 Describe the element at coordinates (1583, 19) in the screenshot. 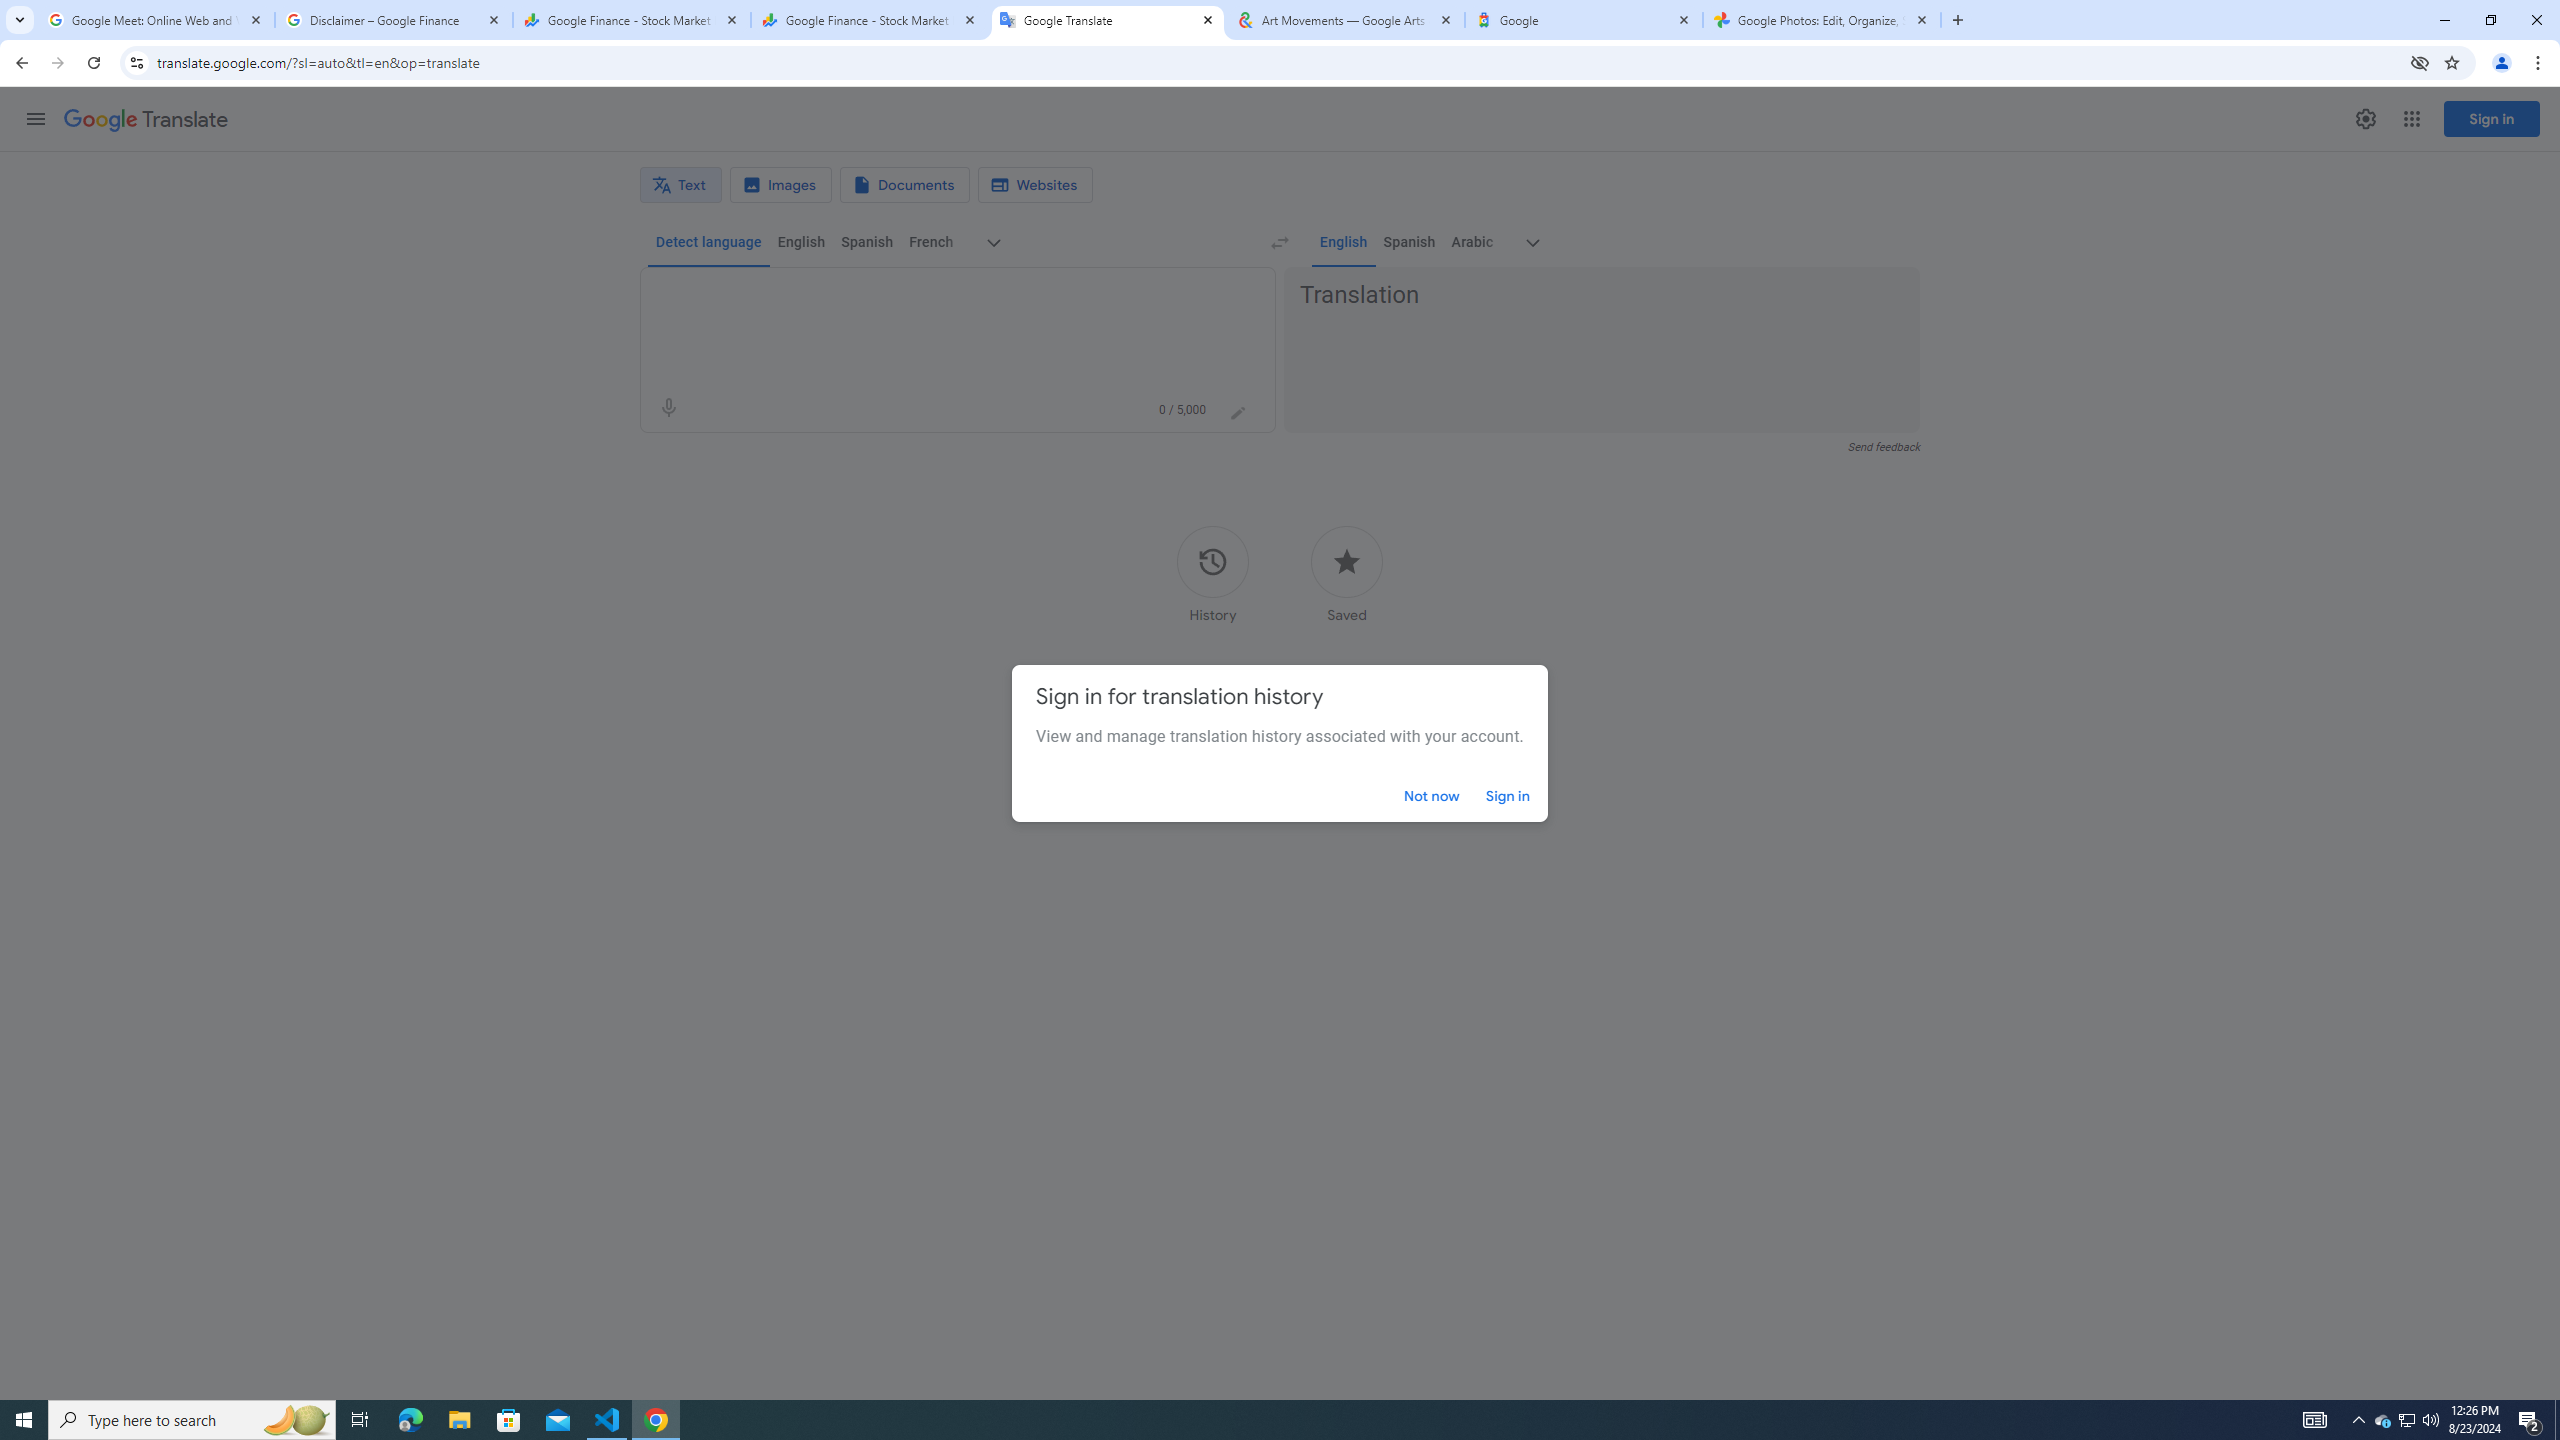

I see `'Google'` at that location.